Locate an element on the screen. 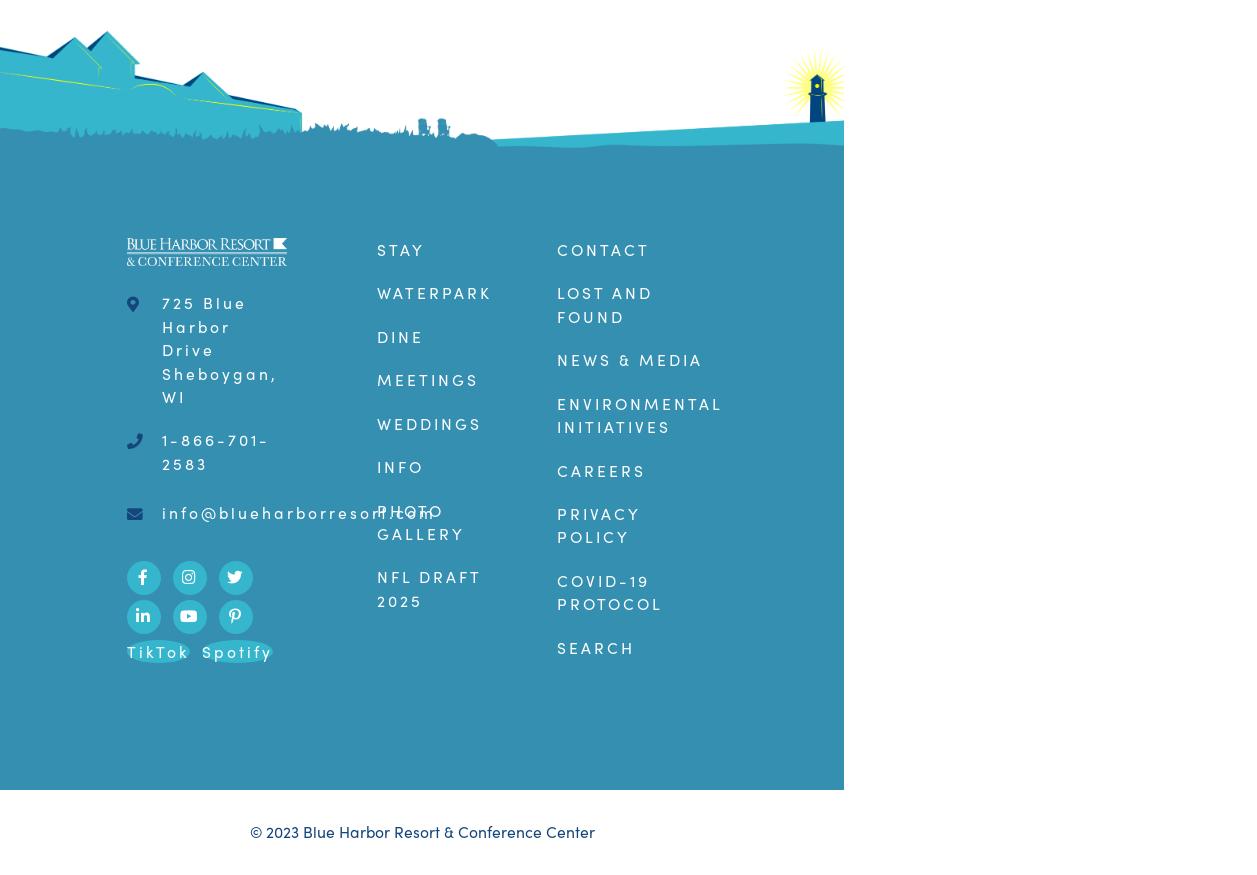 The height and width of the screenshot is (875, 1257). 'News & Media' is located at coordinates (555, 359).